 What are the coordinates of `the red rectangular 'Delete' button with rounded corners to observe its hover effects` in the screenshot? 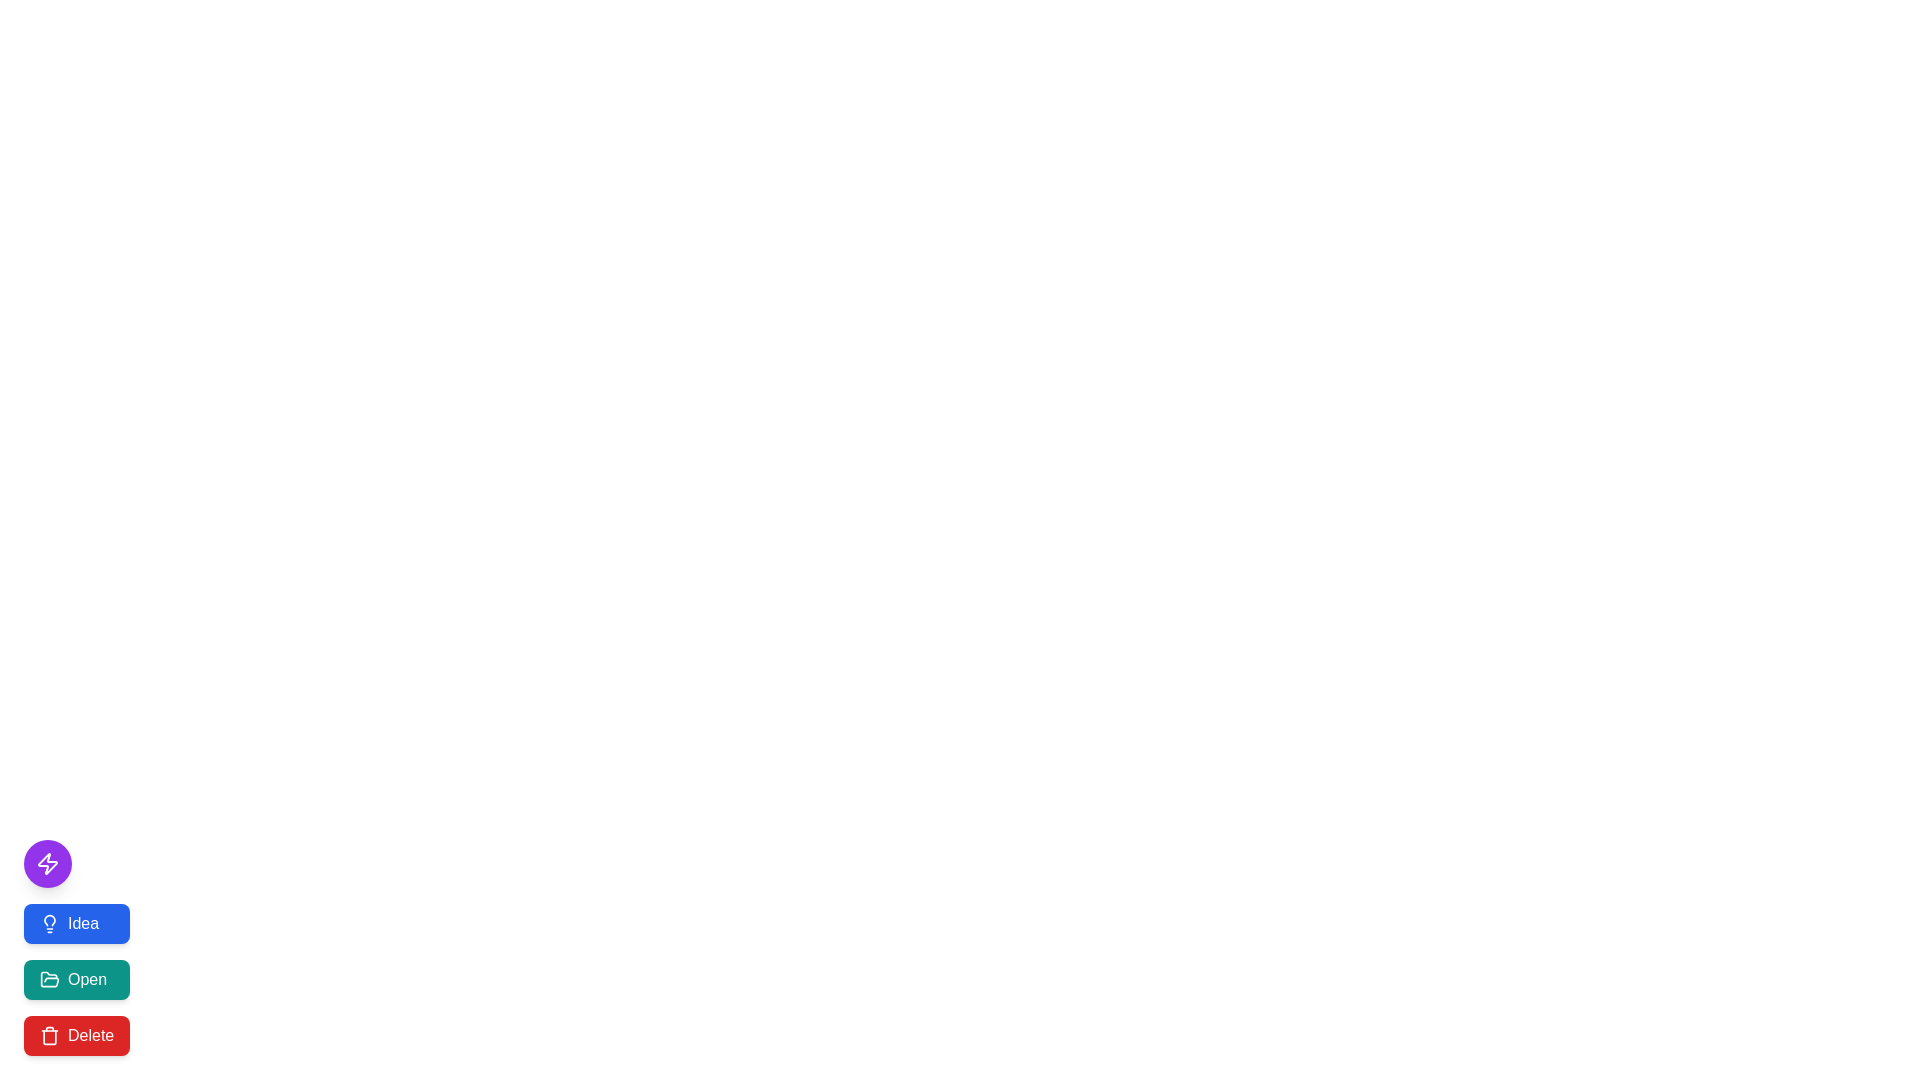 It's located at (77, 1035).